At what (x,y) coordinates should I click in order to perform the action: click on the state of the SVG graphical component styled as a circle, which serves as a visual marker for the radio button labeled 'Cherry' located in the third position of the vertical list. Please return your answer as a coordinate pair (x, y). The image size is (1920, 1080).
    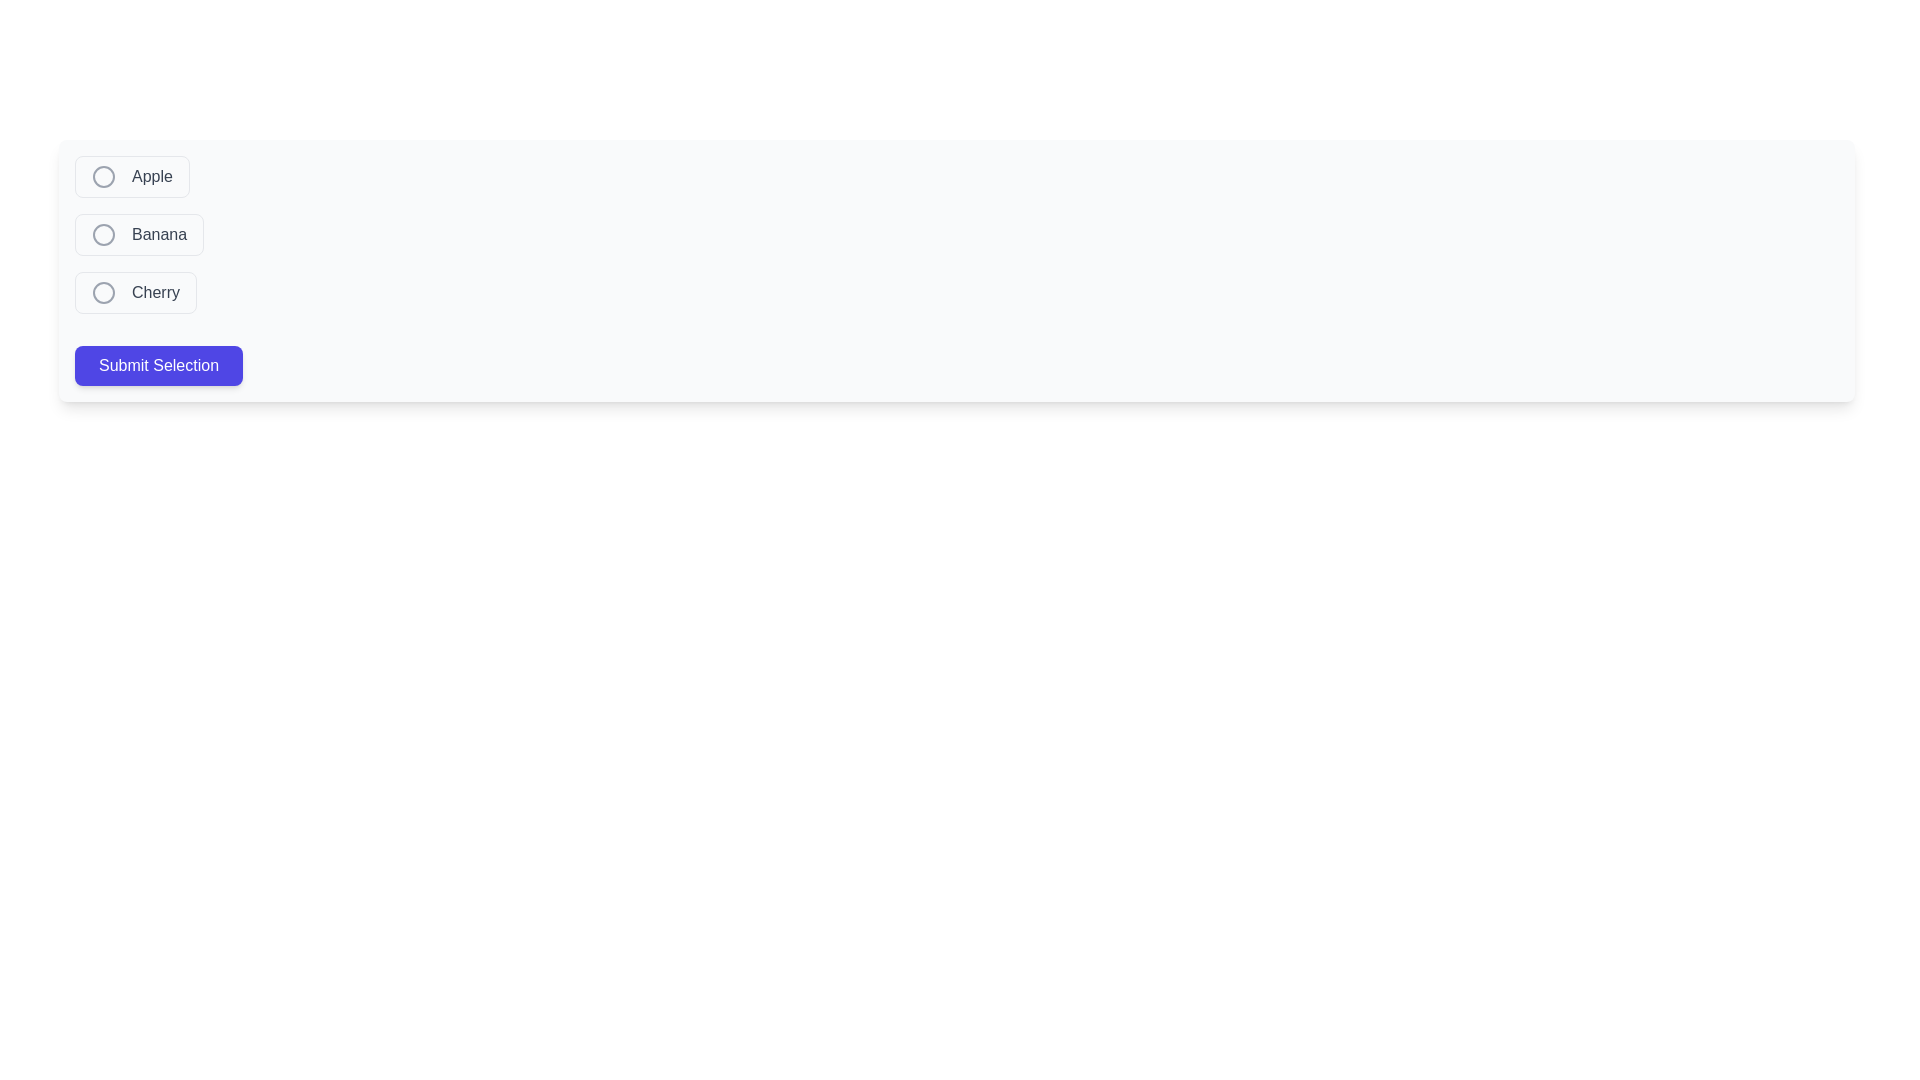
    Looking at the image, I should click on (103, 293).